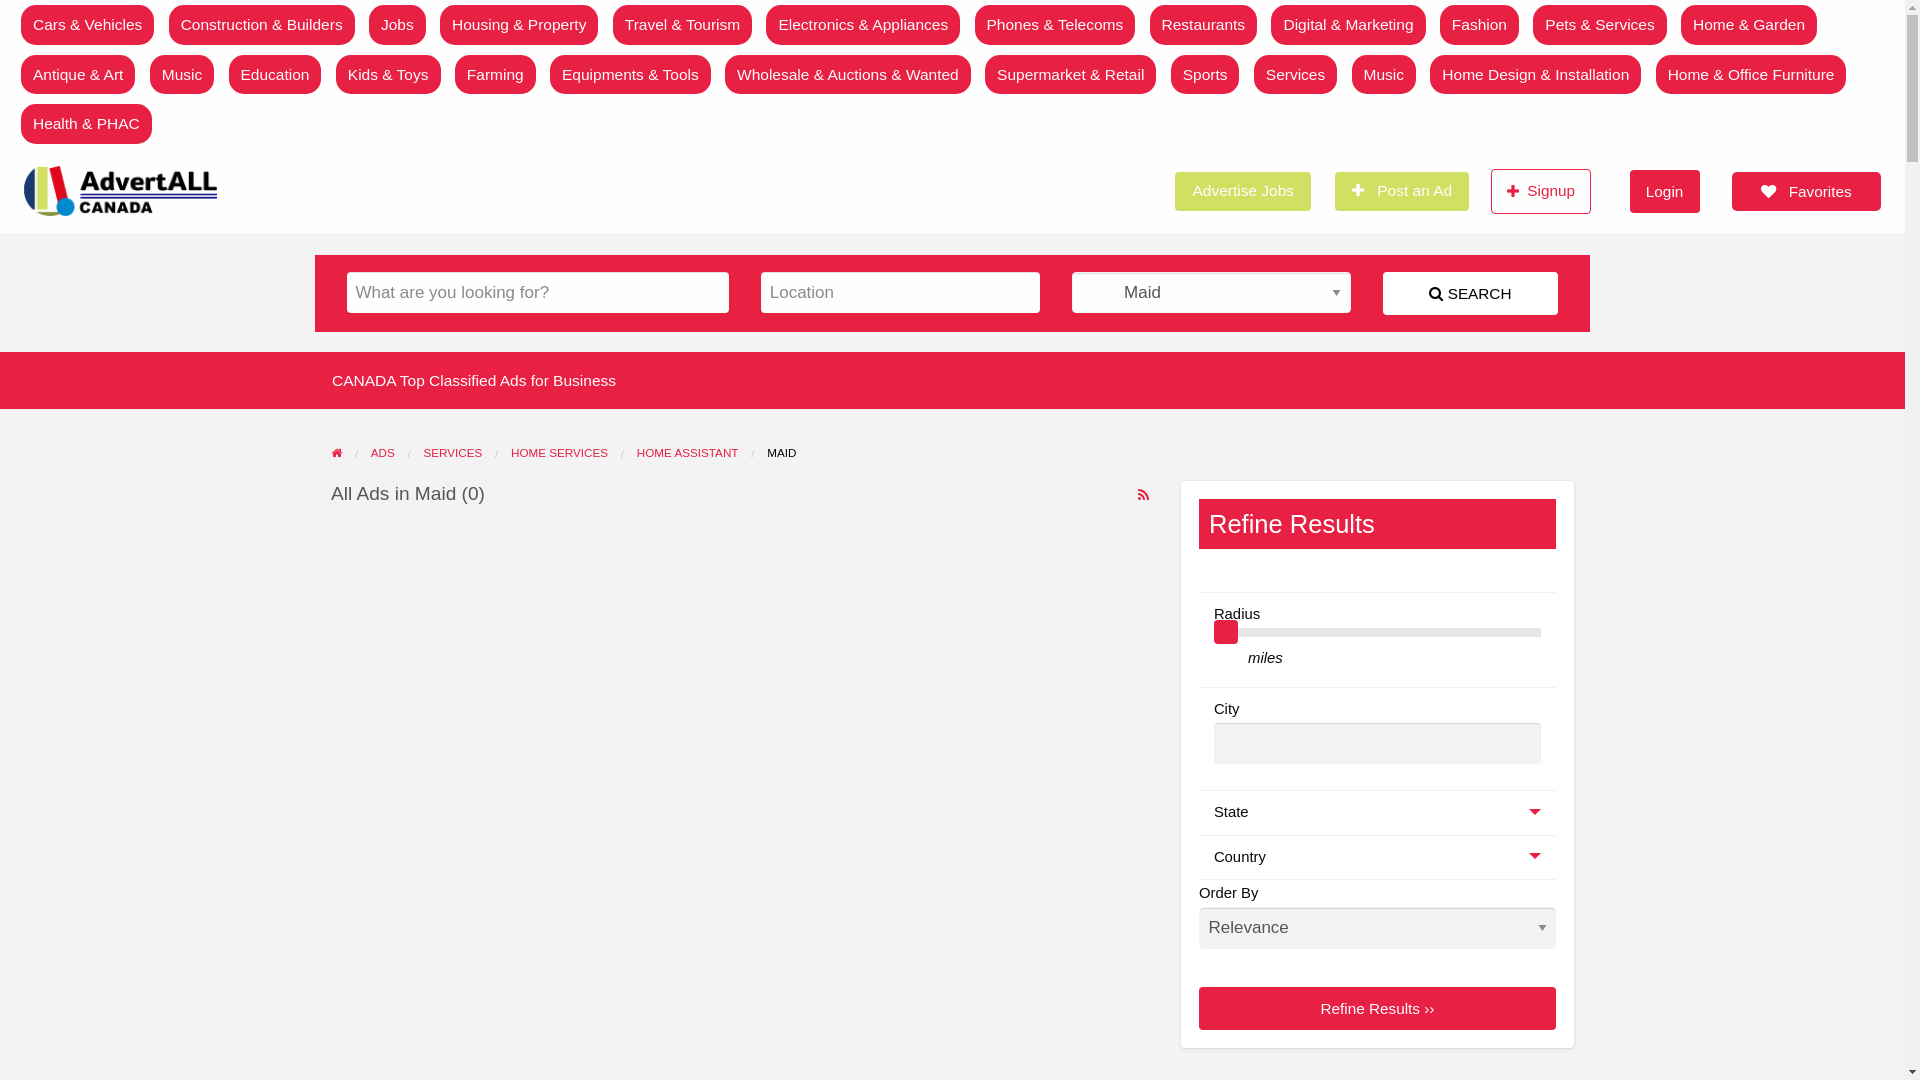  What do you see at coordinates (1203, 24) in the screenshot?
I see `'Restaurants'` at bounding box center [1203, 24].